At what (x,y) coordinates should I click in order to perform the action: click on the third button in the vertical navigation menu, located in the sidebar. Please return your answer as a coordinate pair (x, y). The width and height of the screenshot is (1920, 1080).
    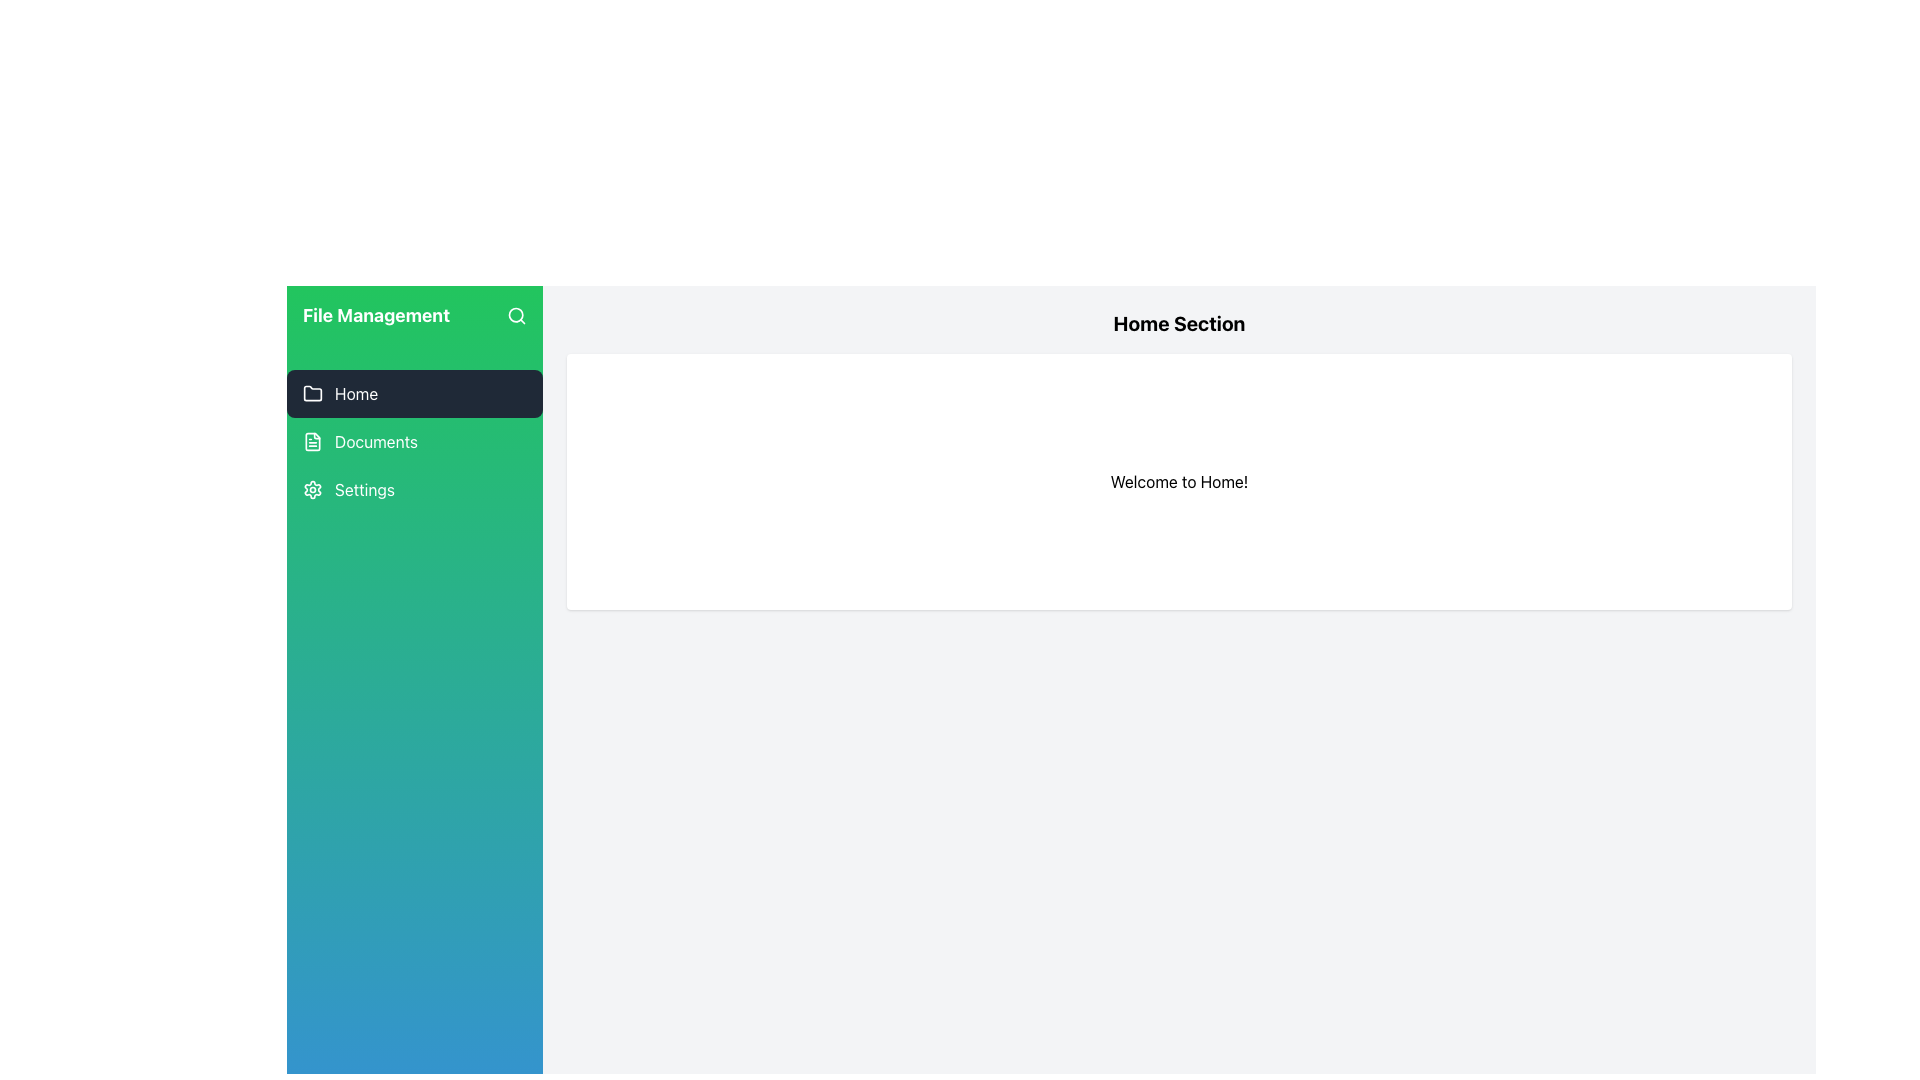
    Looking at the image, I should click on (413, 489).